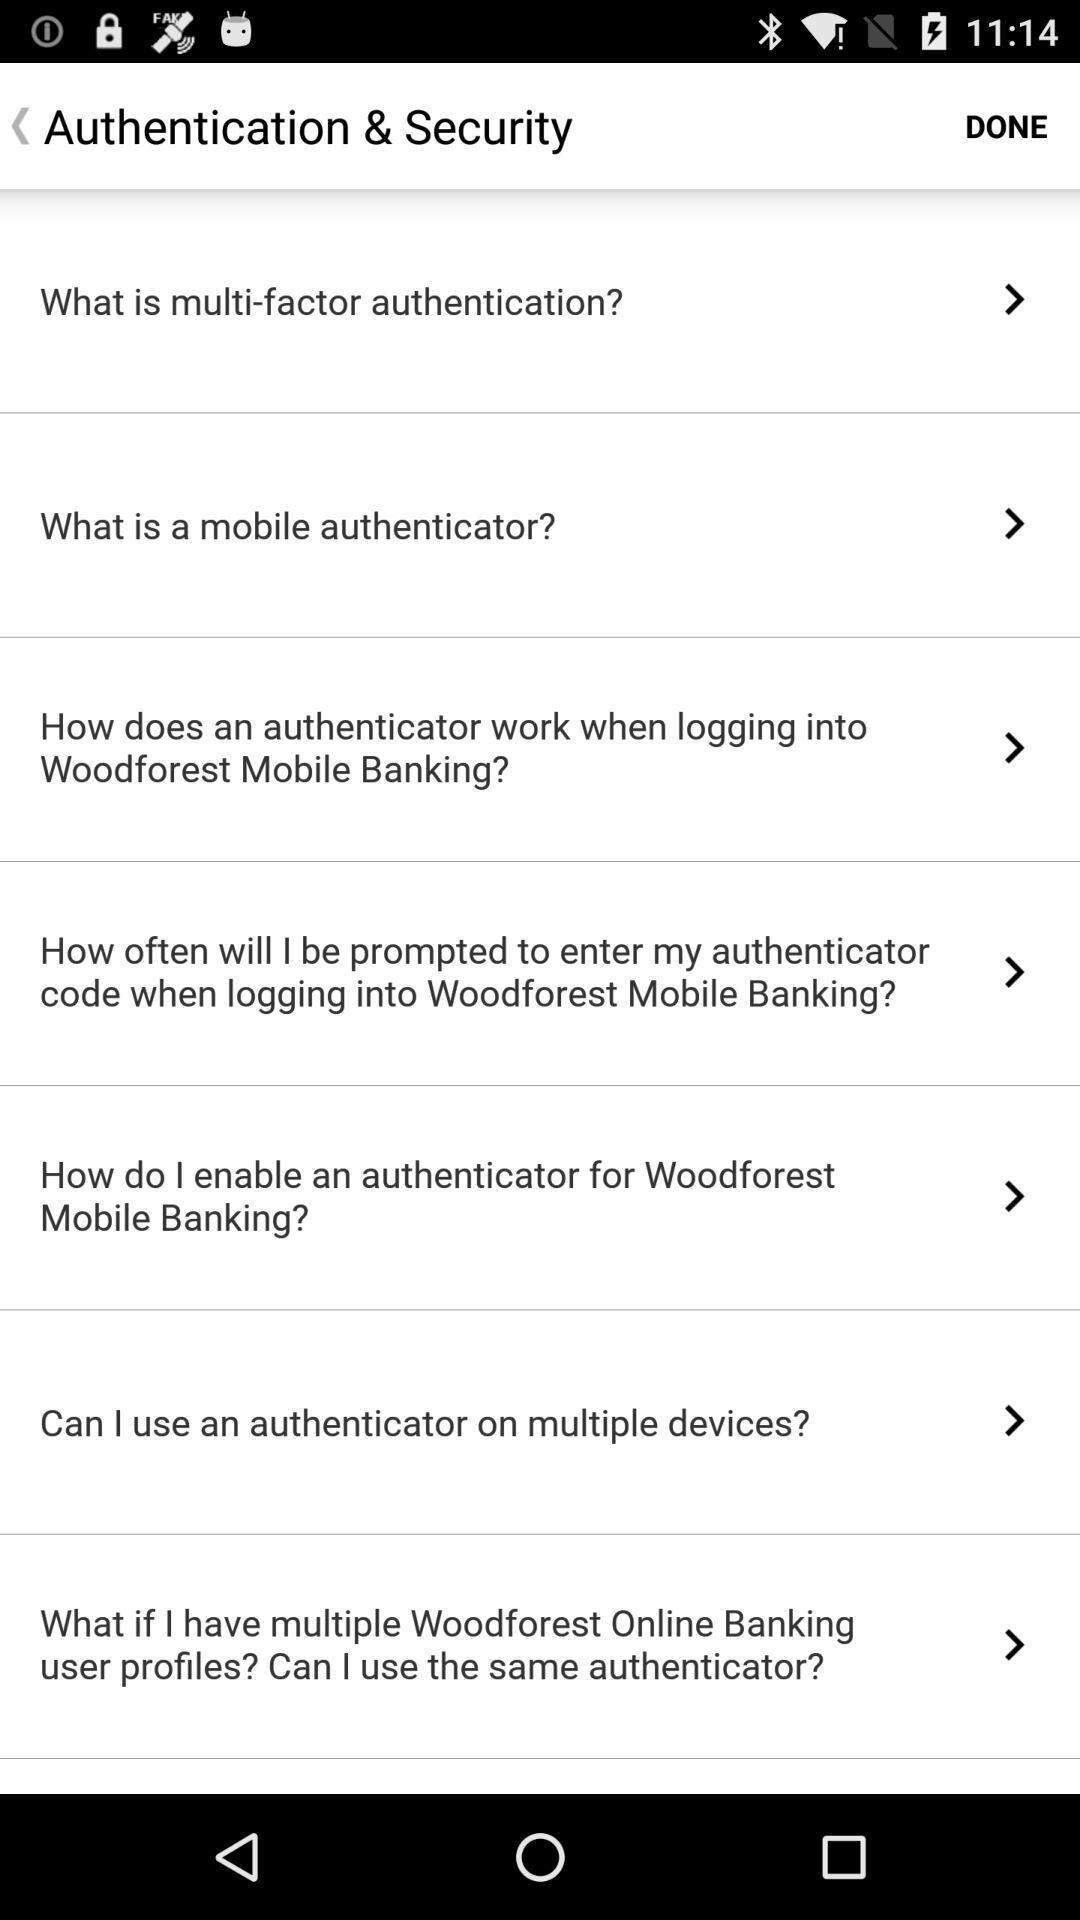 The height and width of the screenshot is (1920, 1080). What do you see at coordinates (1014, 972) in the screenshot?
I see `the item next to the how often will item` at bounding box center [1014, 972].